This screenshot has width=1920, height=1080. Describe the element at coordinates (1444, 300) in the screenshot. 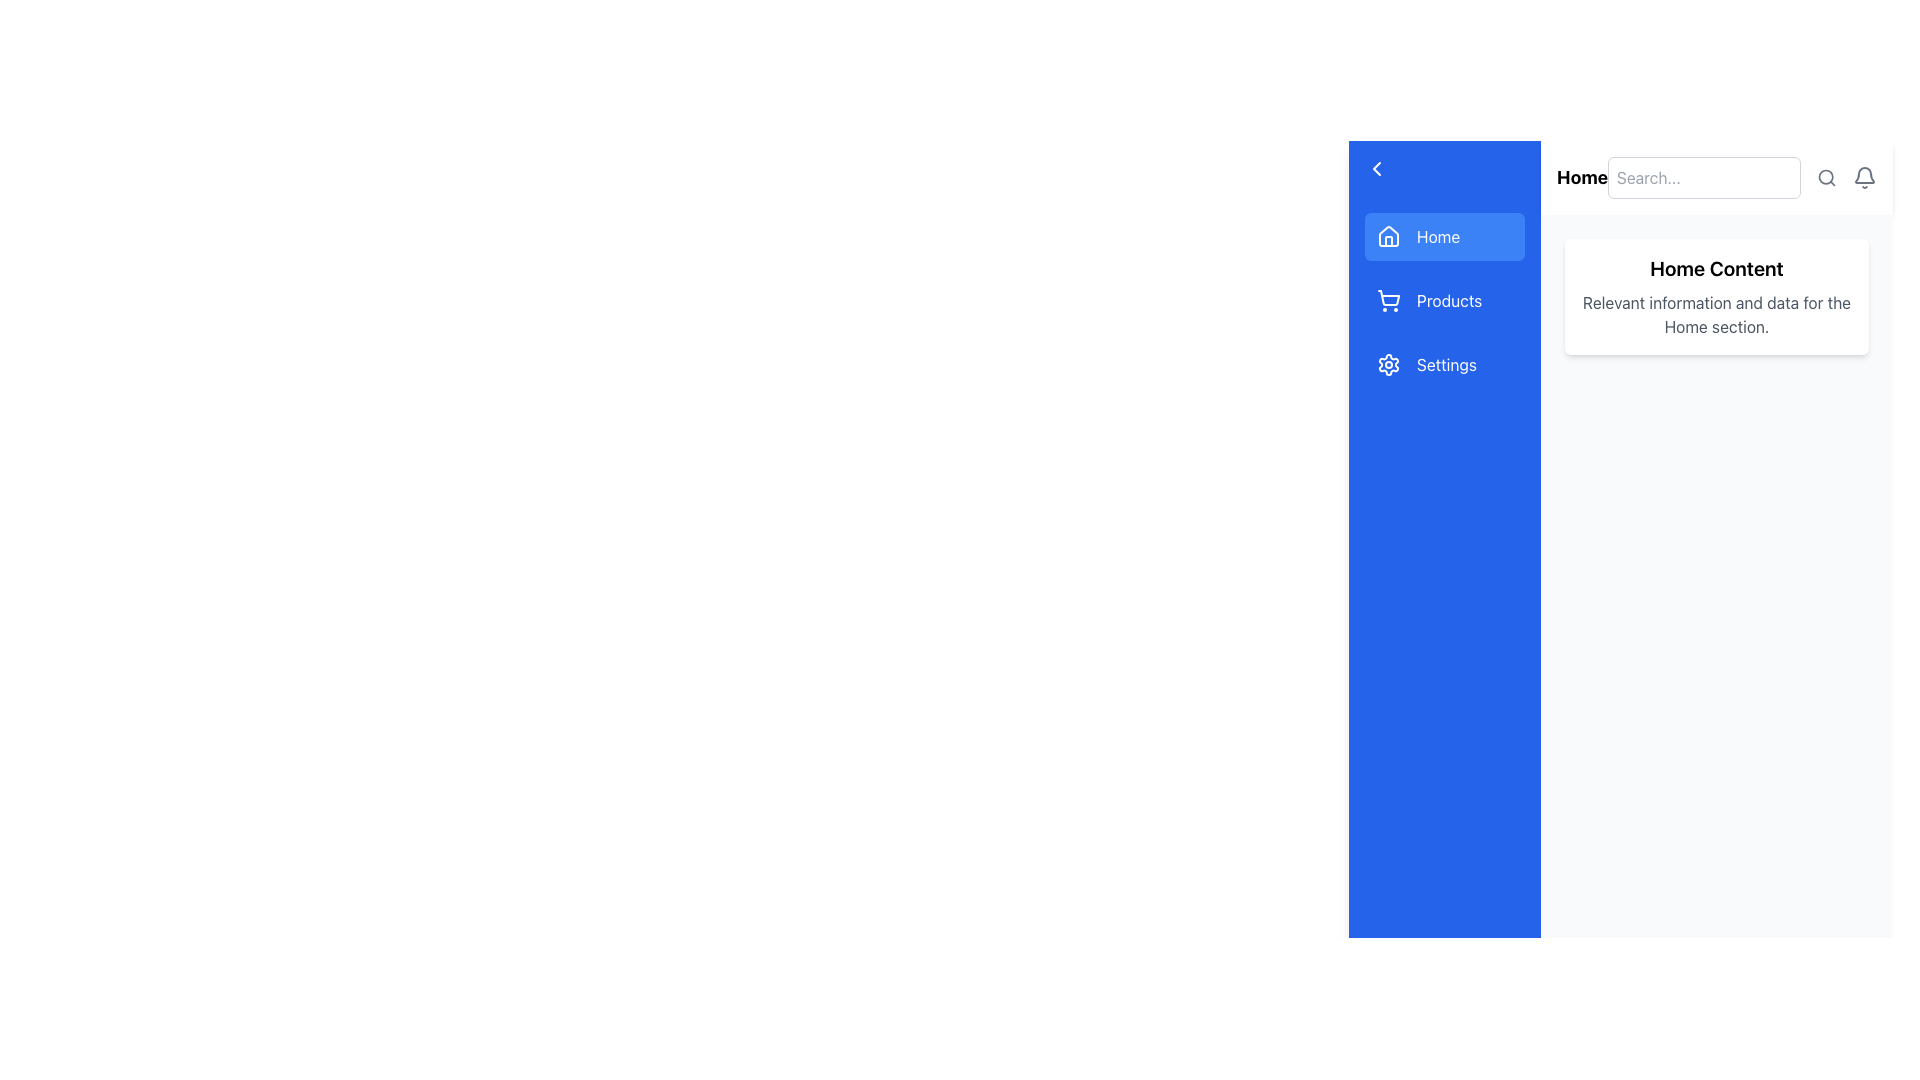

I see `the second navigation item in the sidebar, which links to the Products section of the application` at that location.